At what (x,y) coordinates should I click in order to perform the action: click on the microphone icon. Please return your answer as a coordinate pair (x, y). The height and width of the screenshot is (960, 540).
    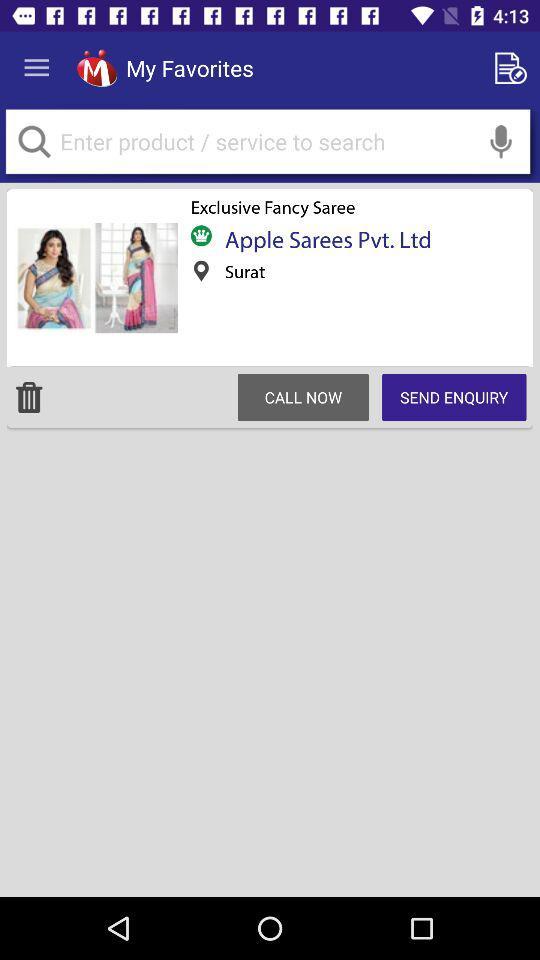
    Looking at the image, I should click on (500, 140).